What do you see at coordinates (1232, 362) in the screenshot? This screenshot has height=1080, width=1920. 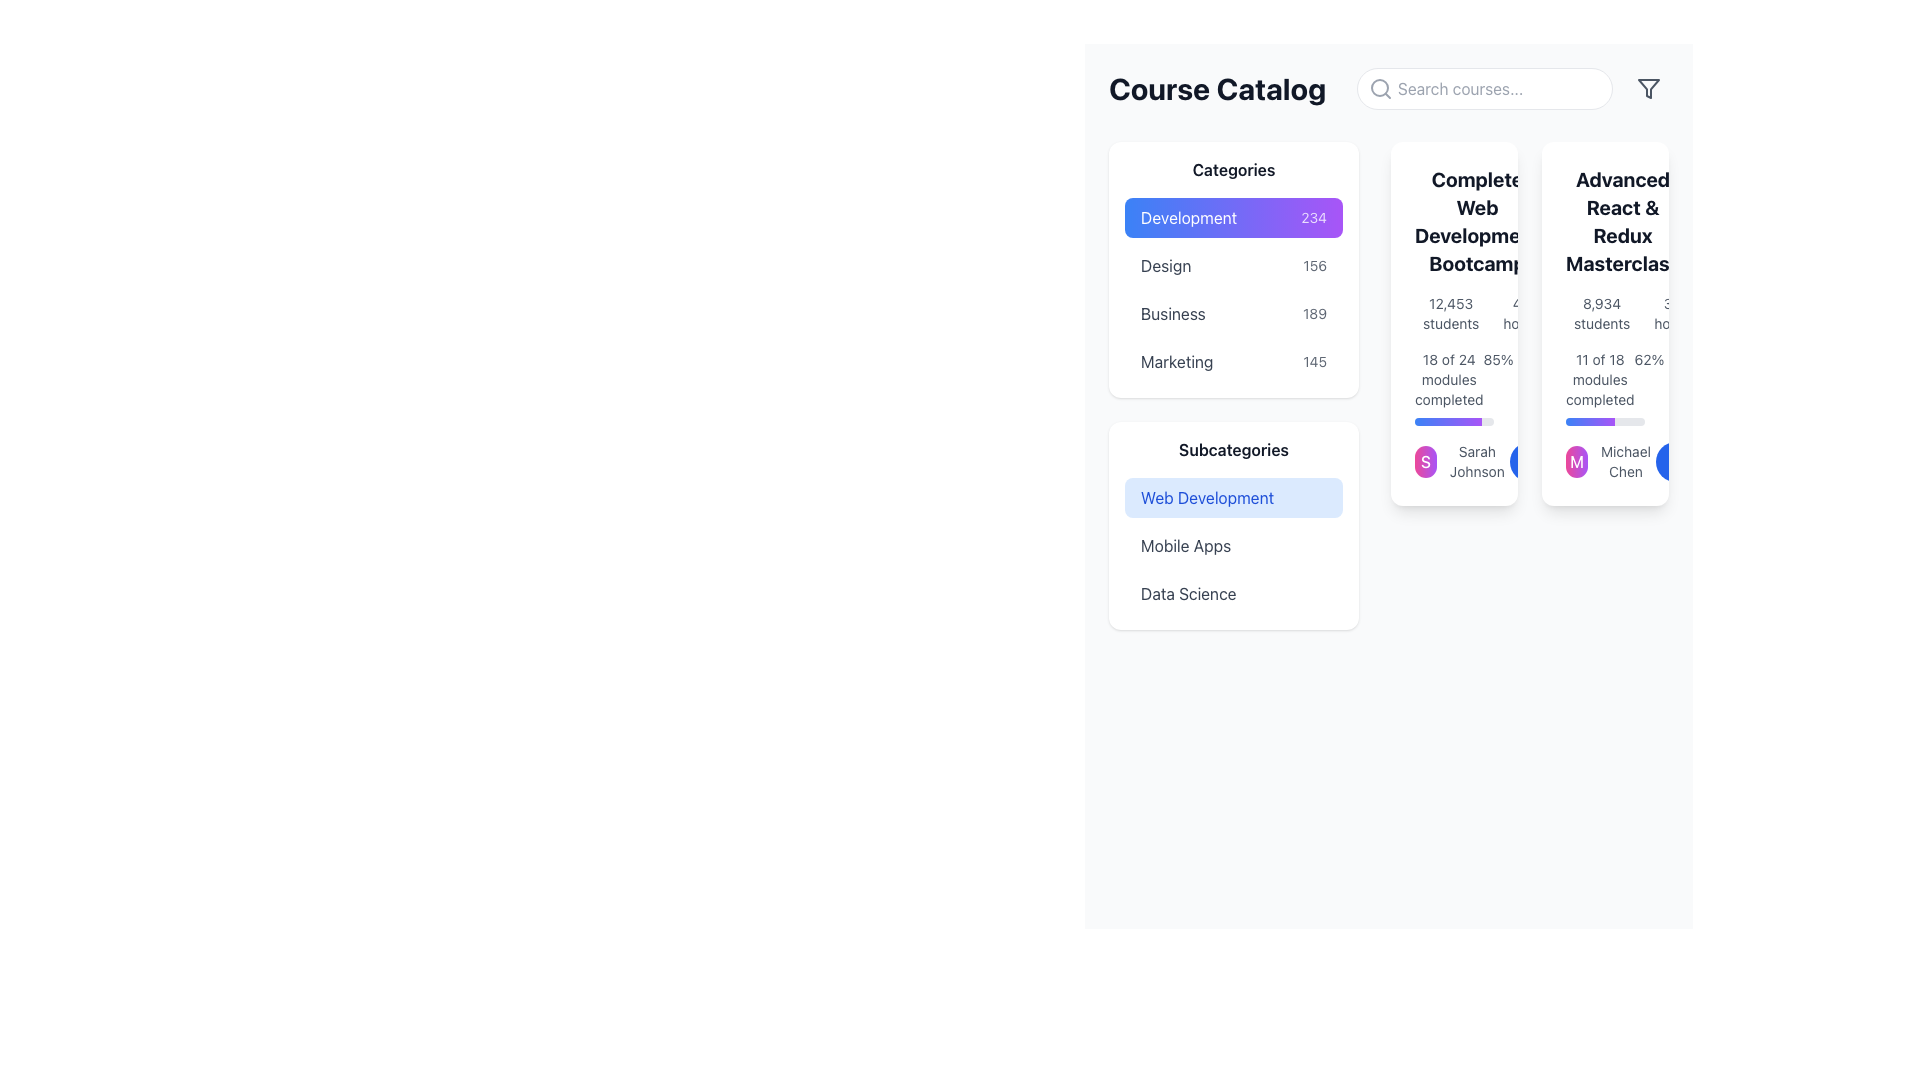 I see `the 'Marketing' button in the Categories list` at bounding box center [1232, 362].